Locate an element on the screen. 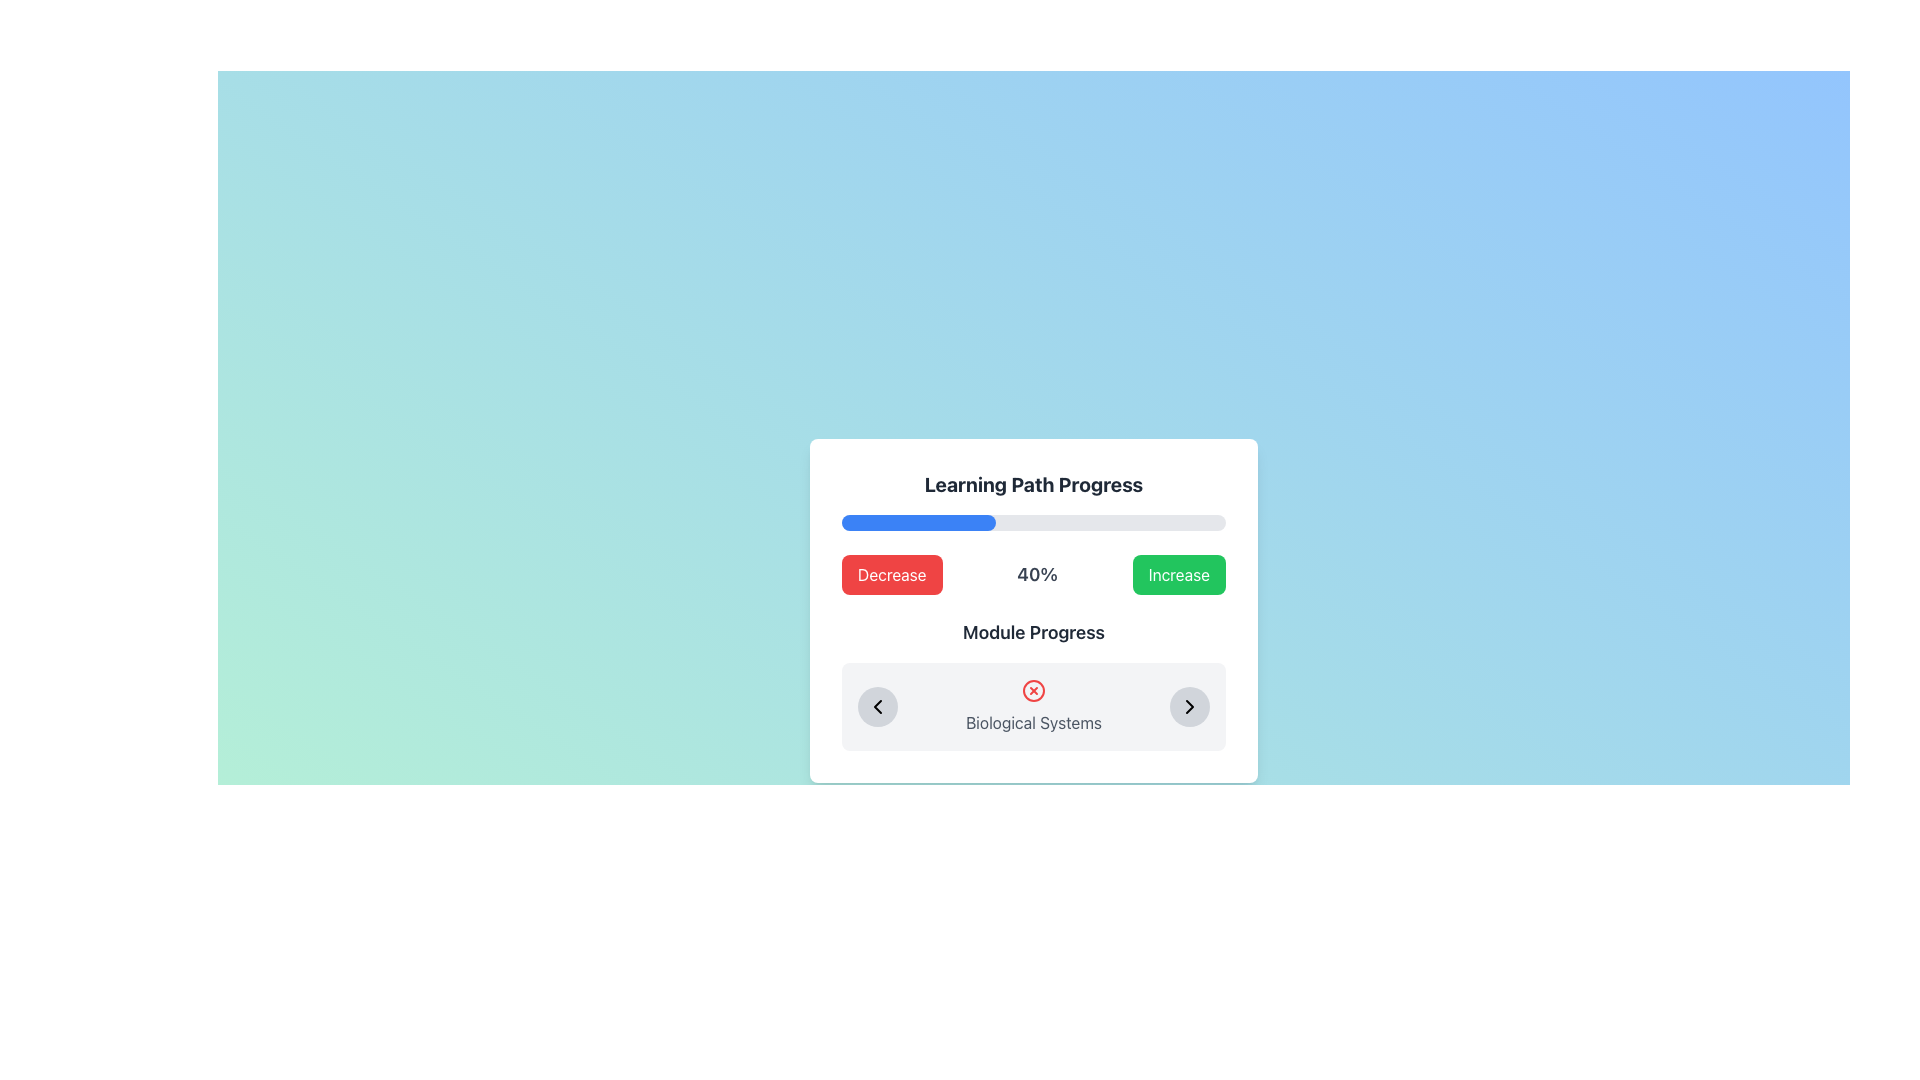 The image size is (1920, 1080). the leftmost button that decreases the value associated with the '40%' text is located at coordinates (891, 574).